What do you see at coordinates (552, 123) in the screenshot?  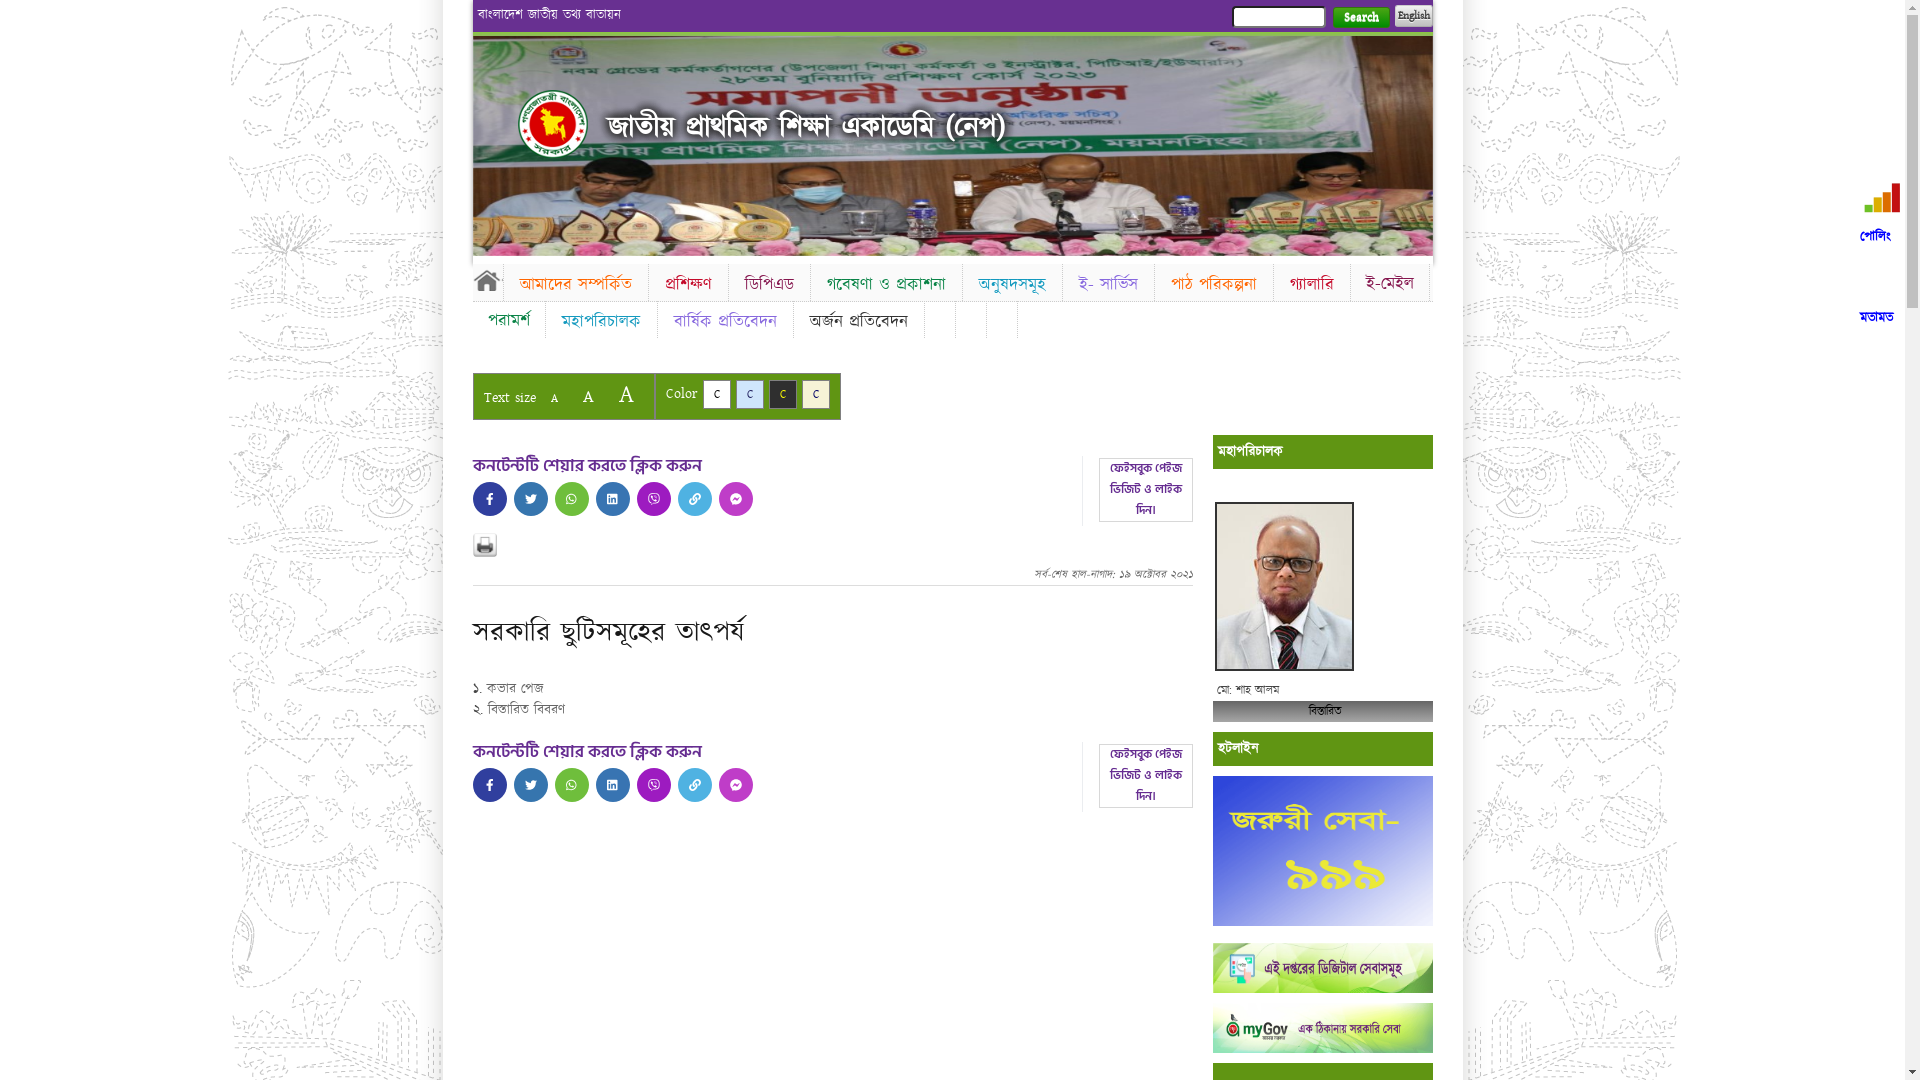 I see `'Home'` at bounding box center [552, 123].